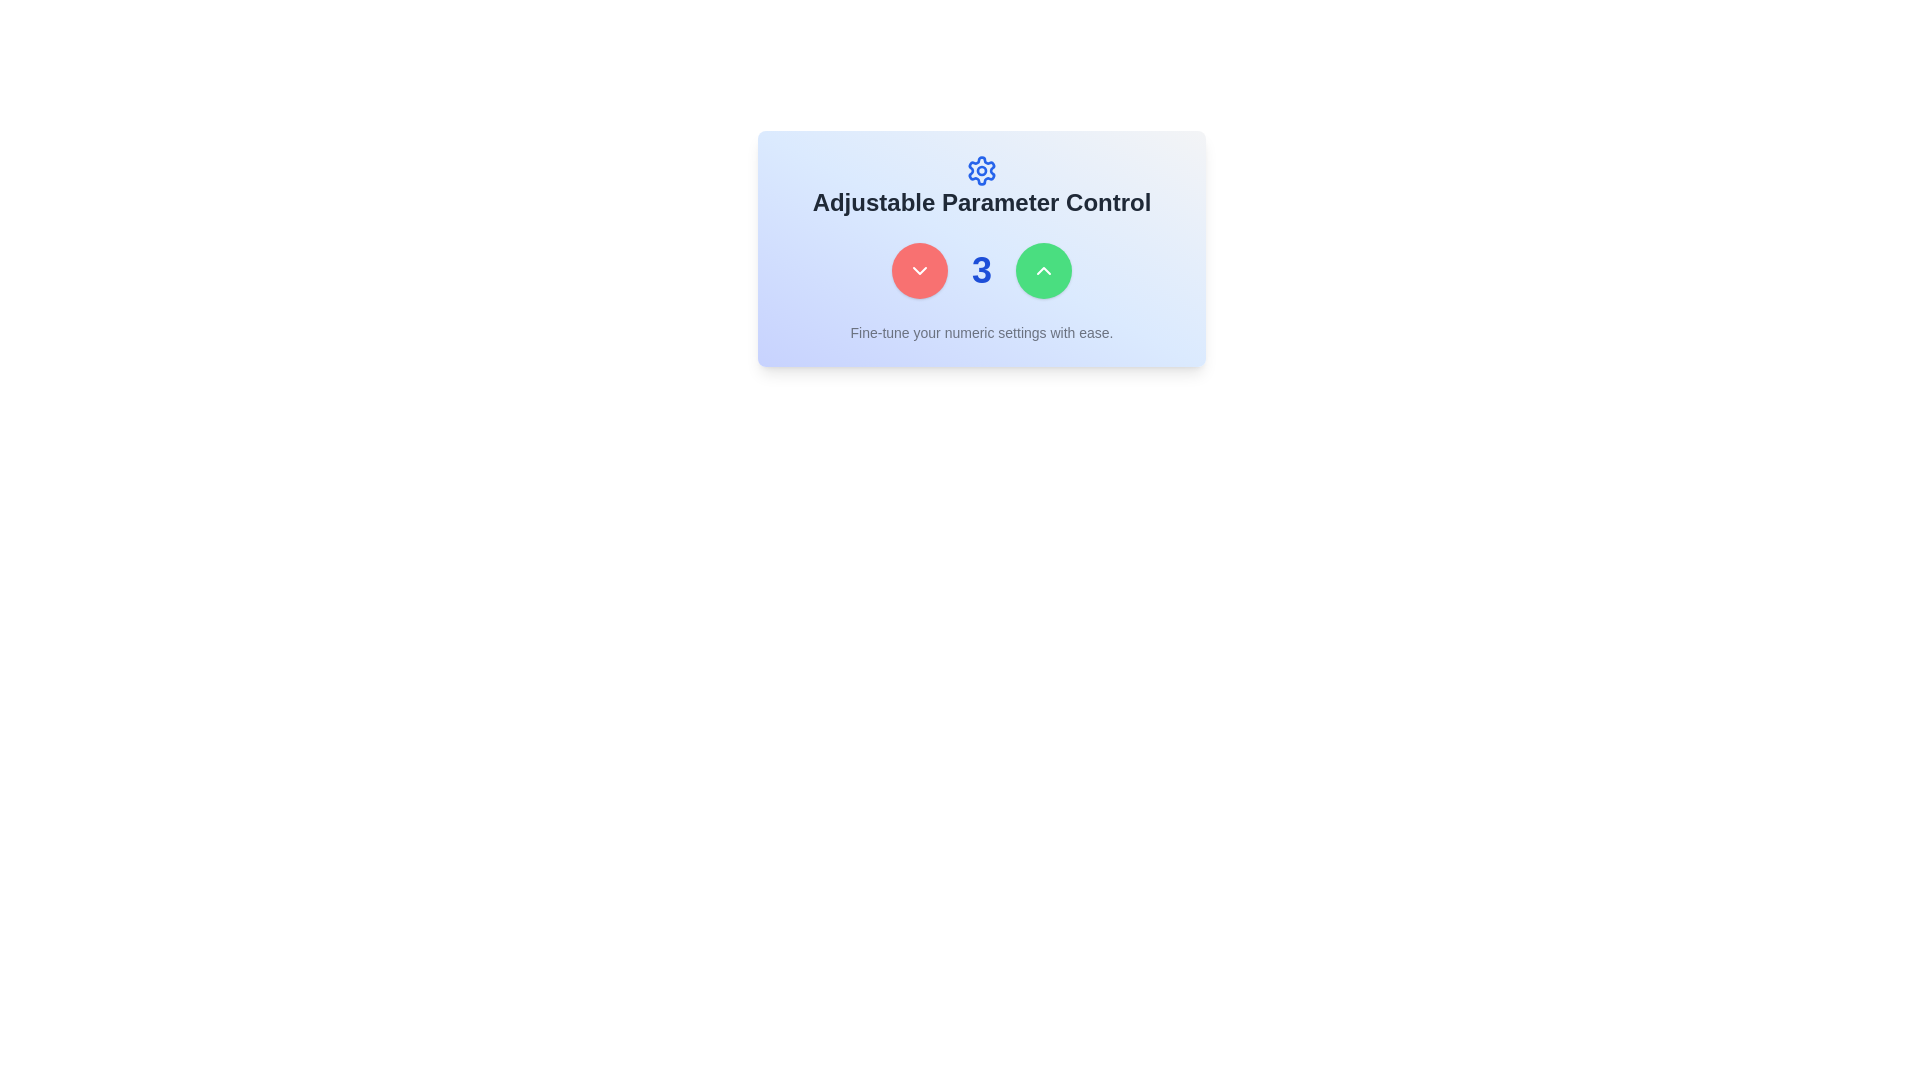 This screenshot has width=1920, height=1080. What do you see at coordinates (919, 270) in the screenshot?
I see `the downward-pointing chevron SVG icon, which is styled with thin lines and located inside a circular red background, to reduce the value` at bounding box center [919, 270].